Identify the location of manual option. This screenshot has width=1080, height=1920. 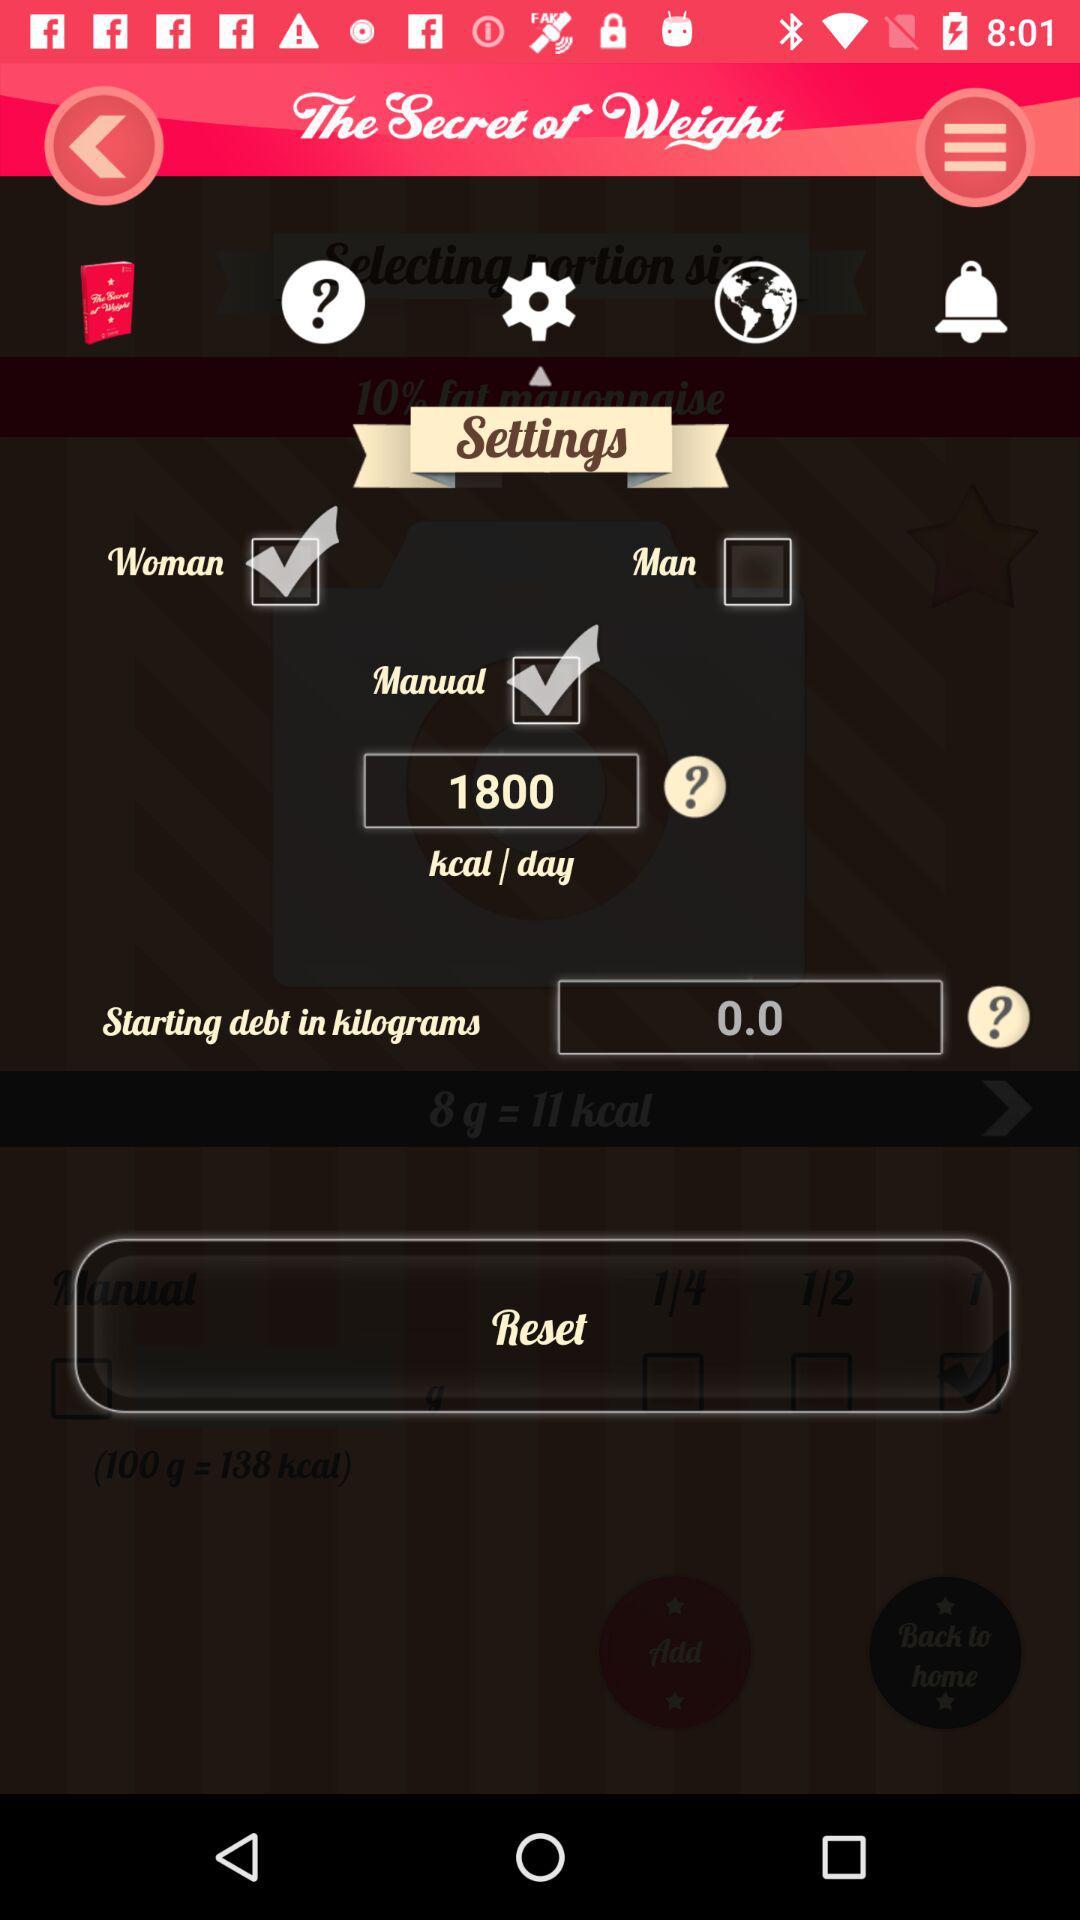
(551, 679).